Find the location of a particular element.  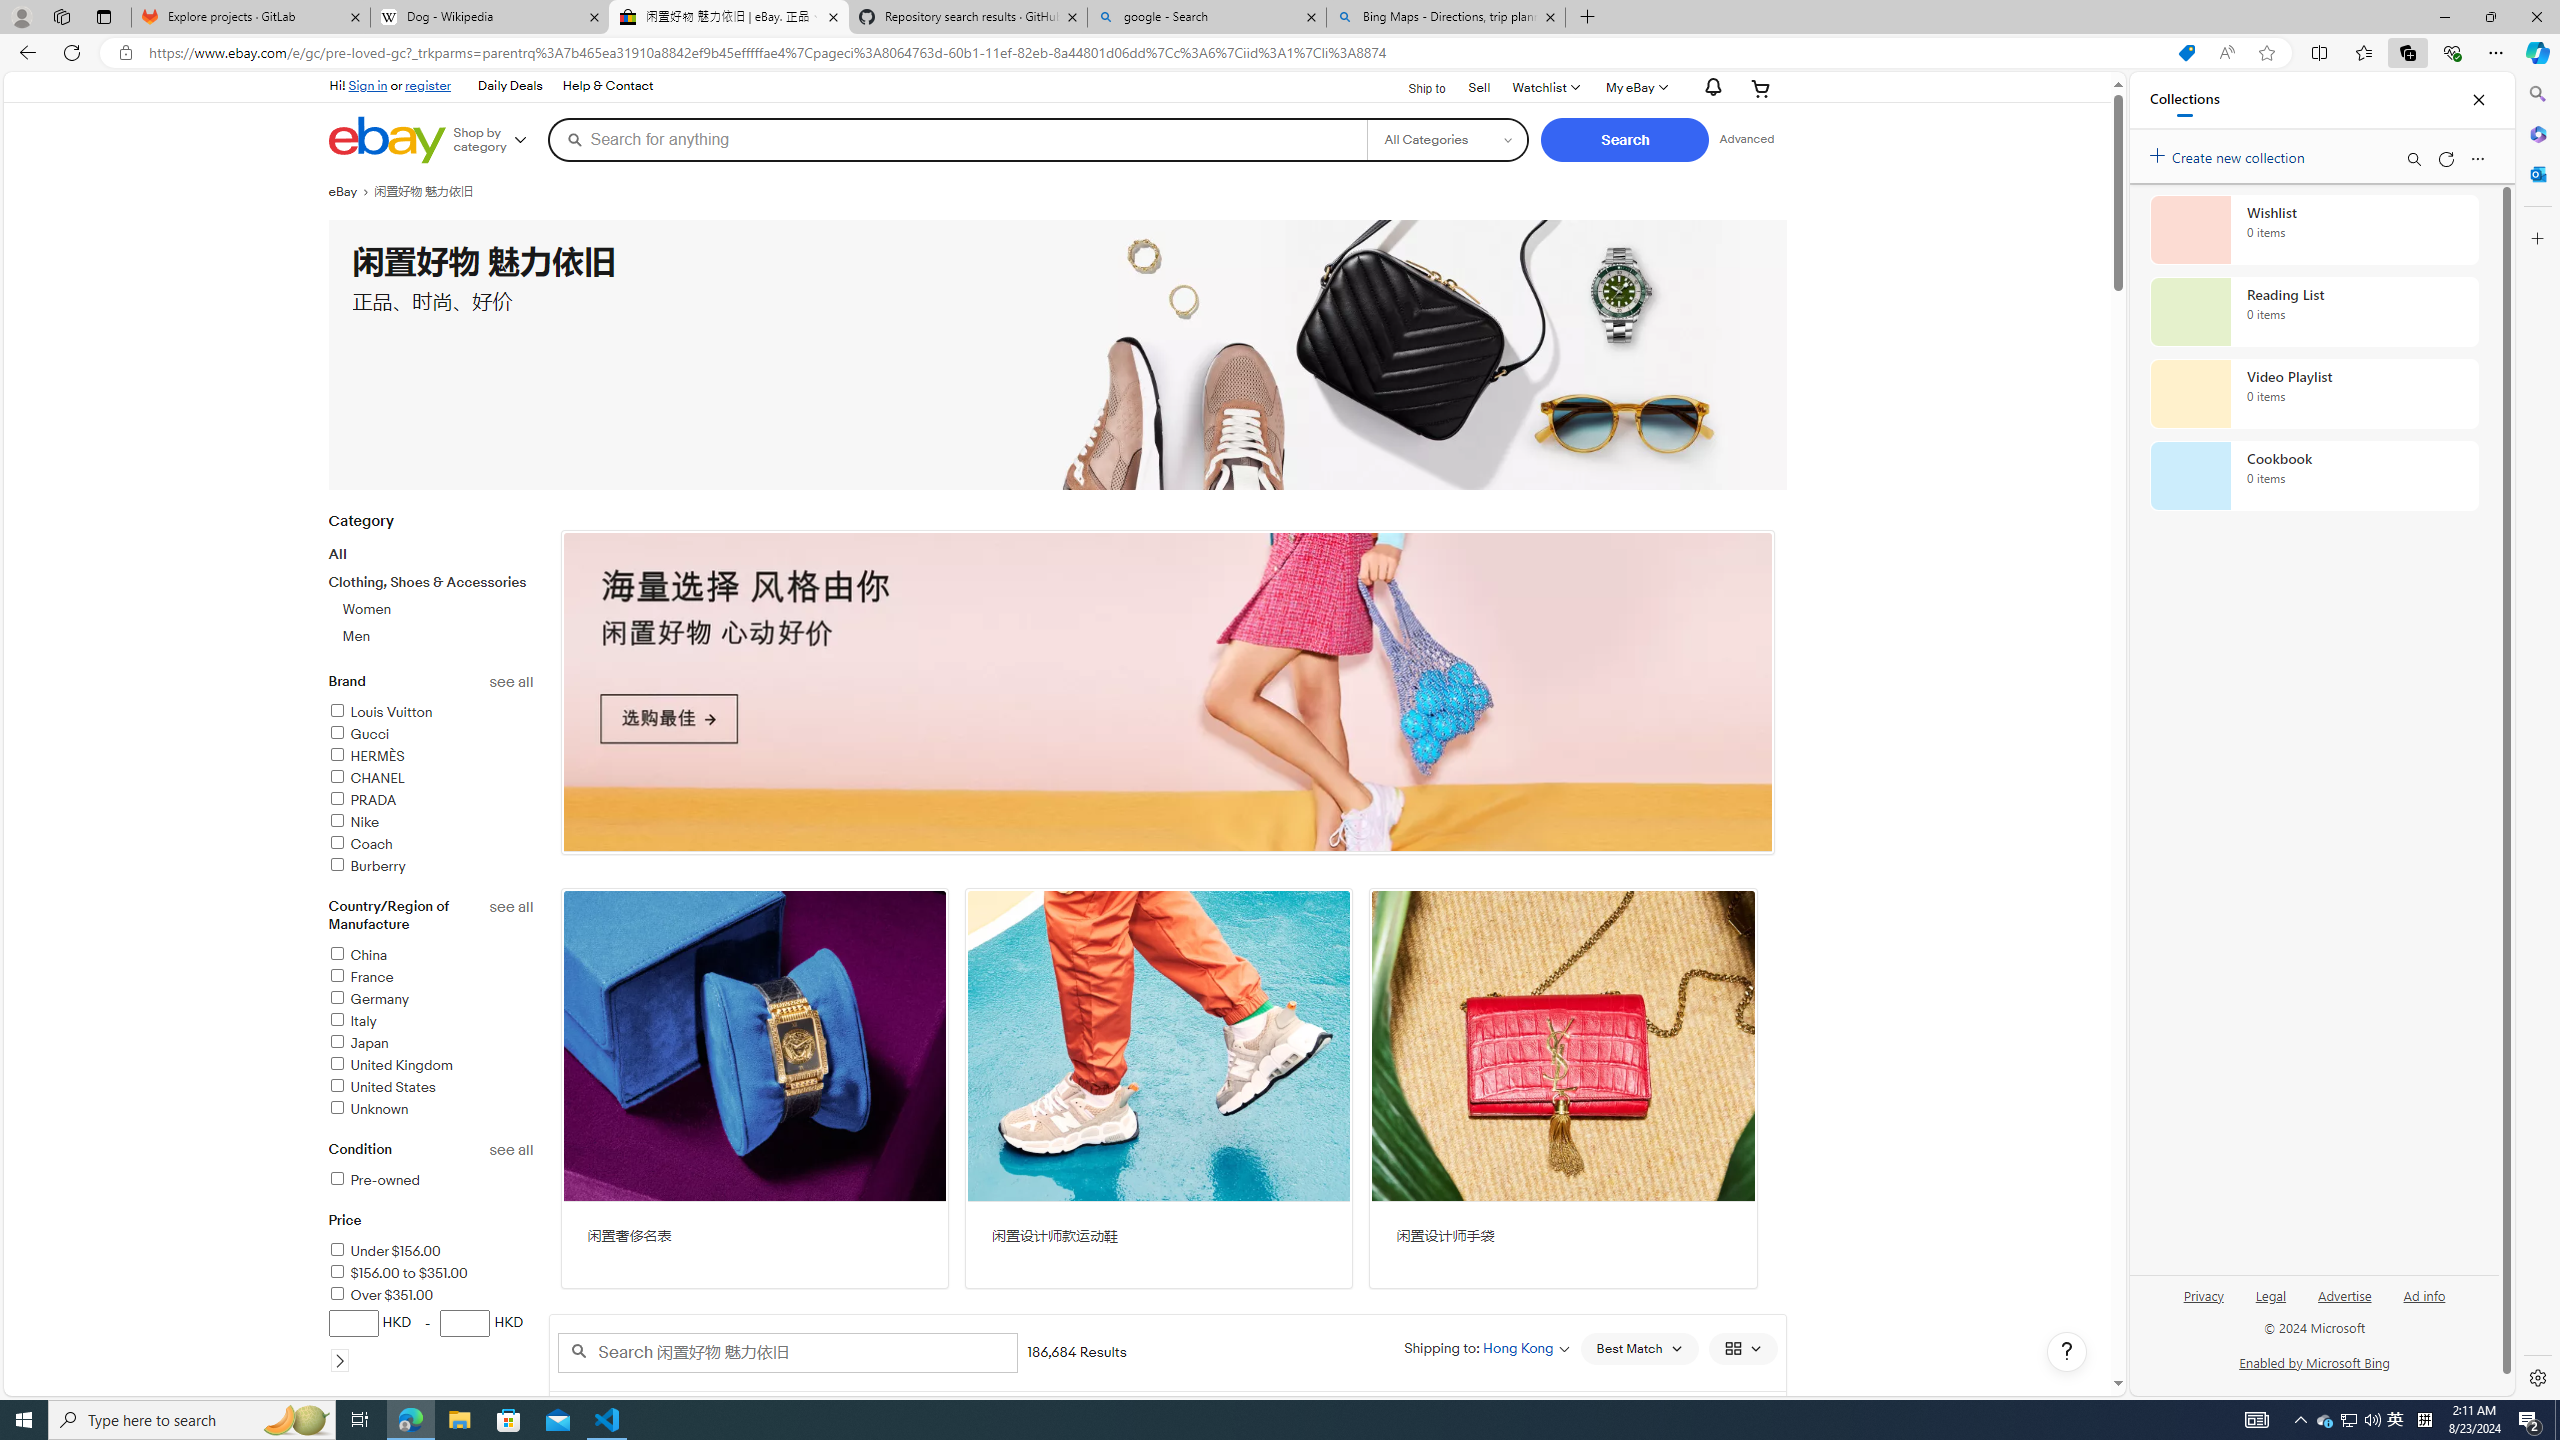

'Ship to' is located at coordinates (1414, 87).